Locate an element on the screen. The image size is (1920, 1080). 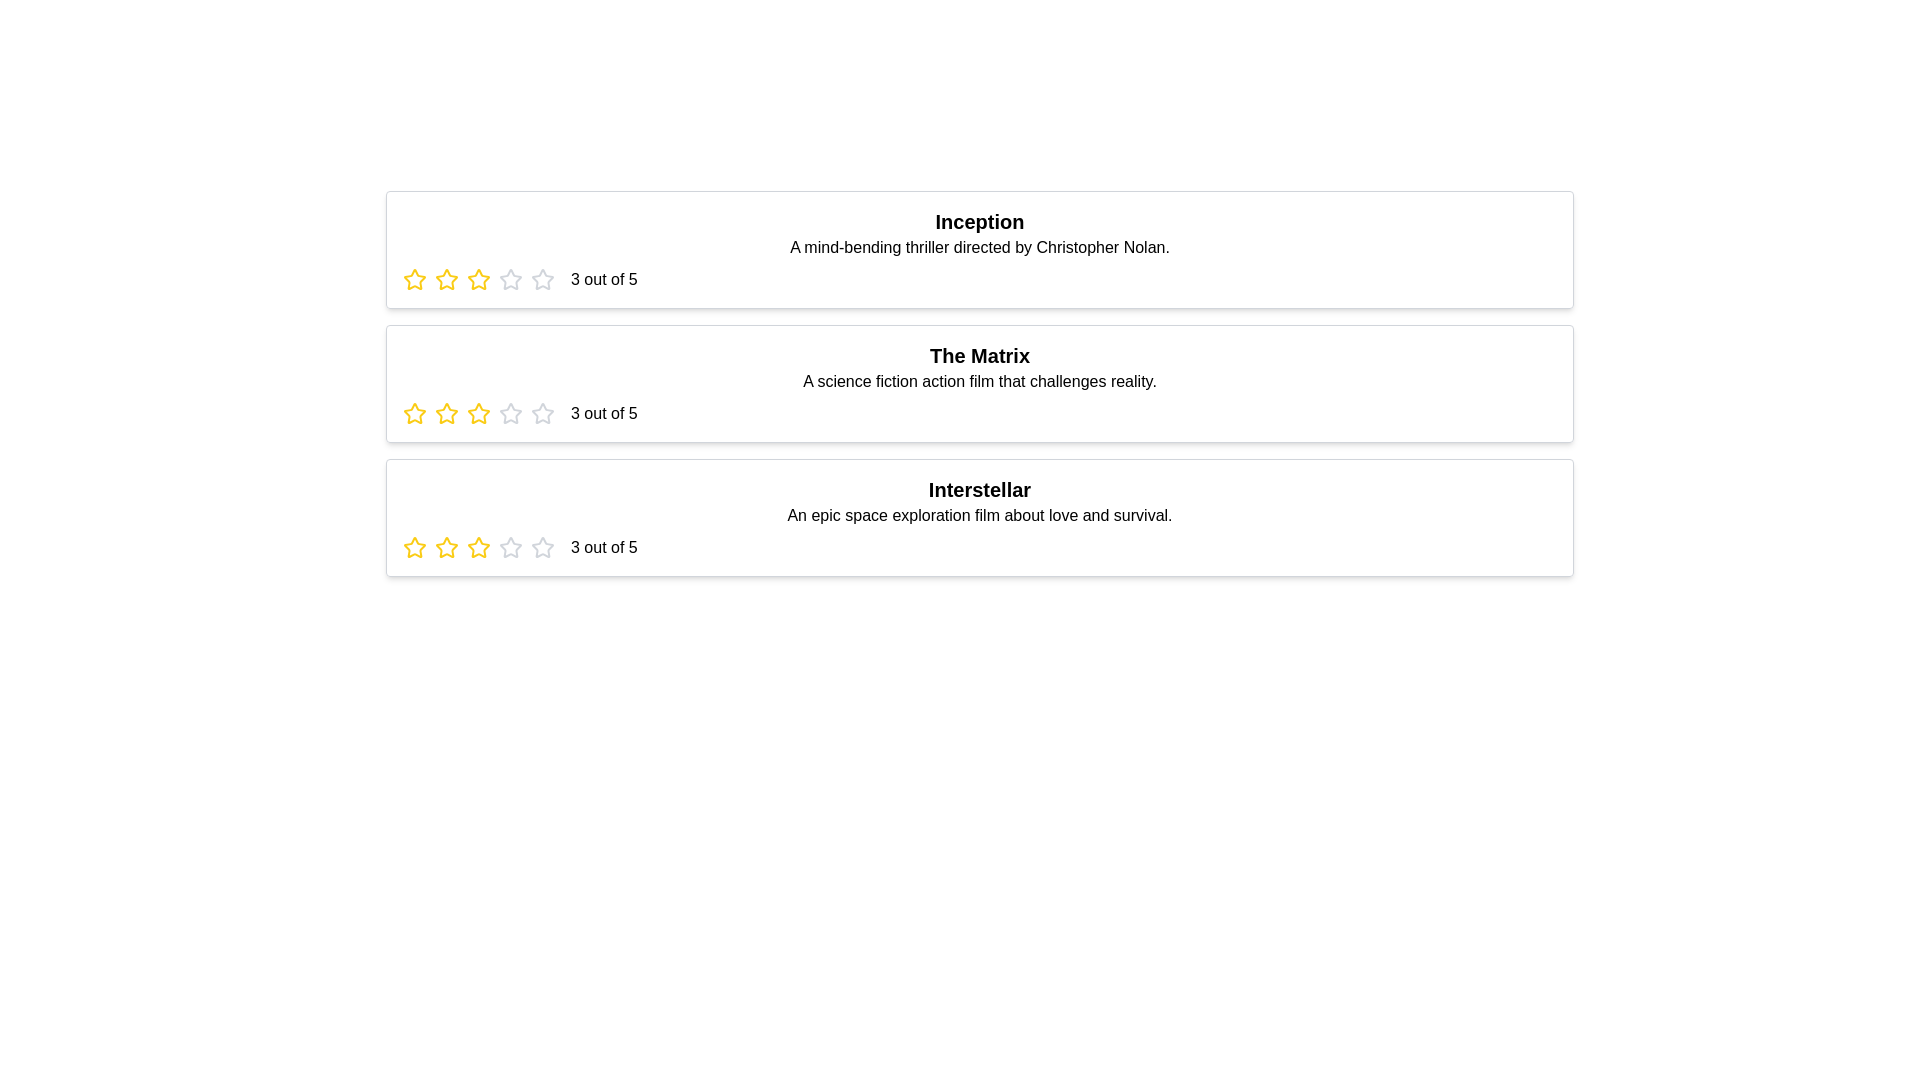
the star corresponding to 3 stars for the movie titled Inception is located at coordinates (478, 280).